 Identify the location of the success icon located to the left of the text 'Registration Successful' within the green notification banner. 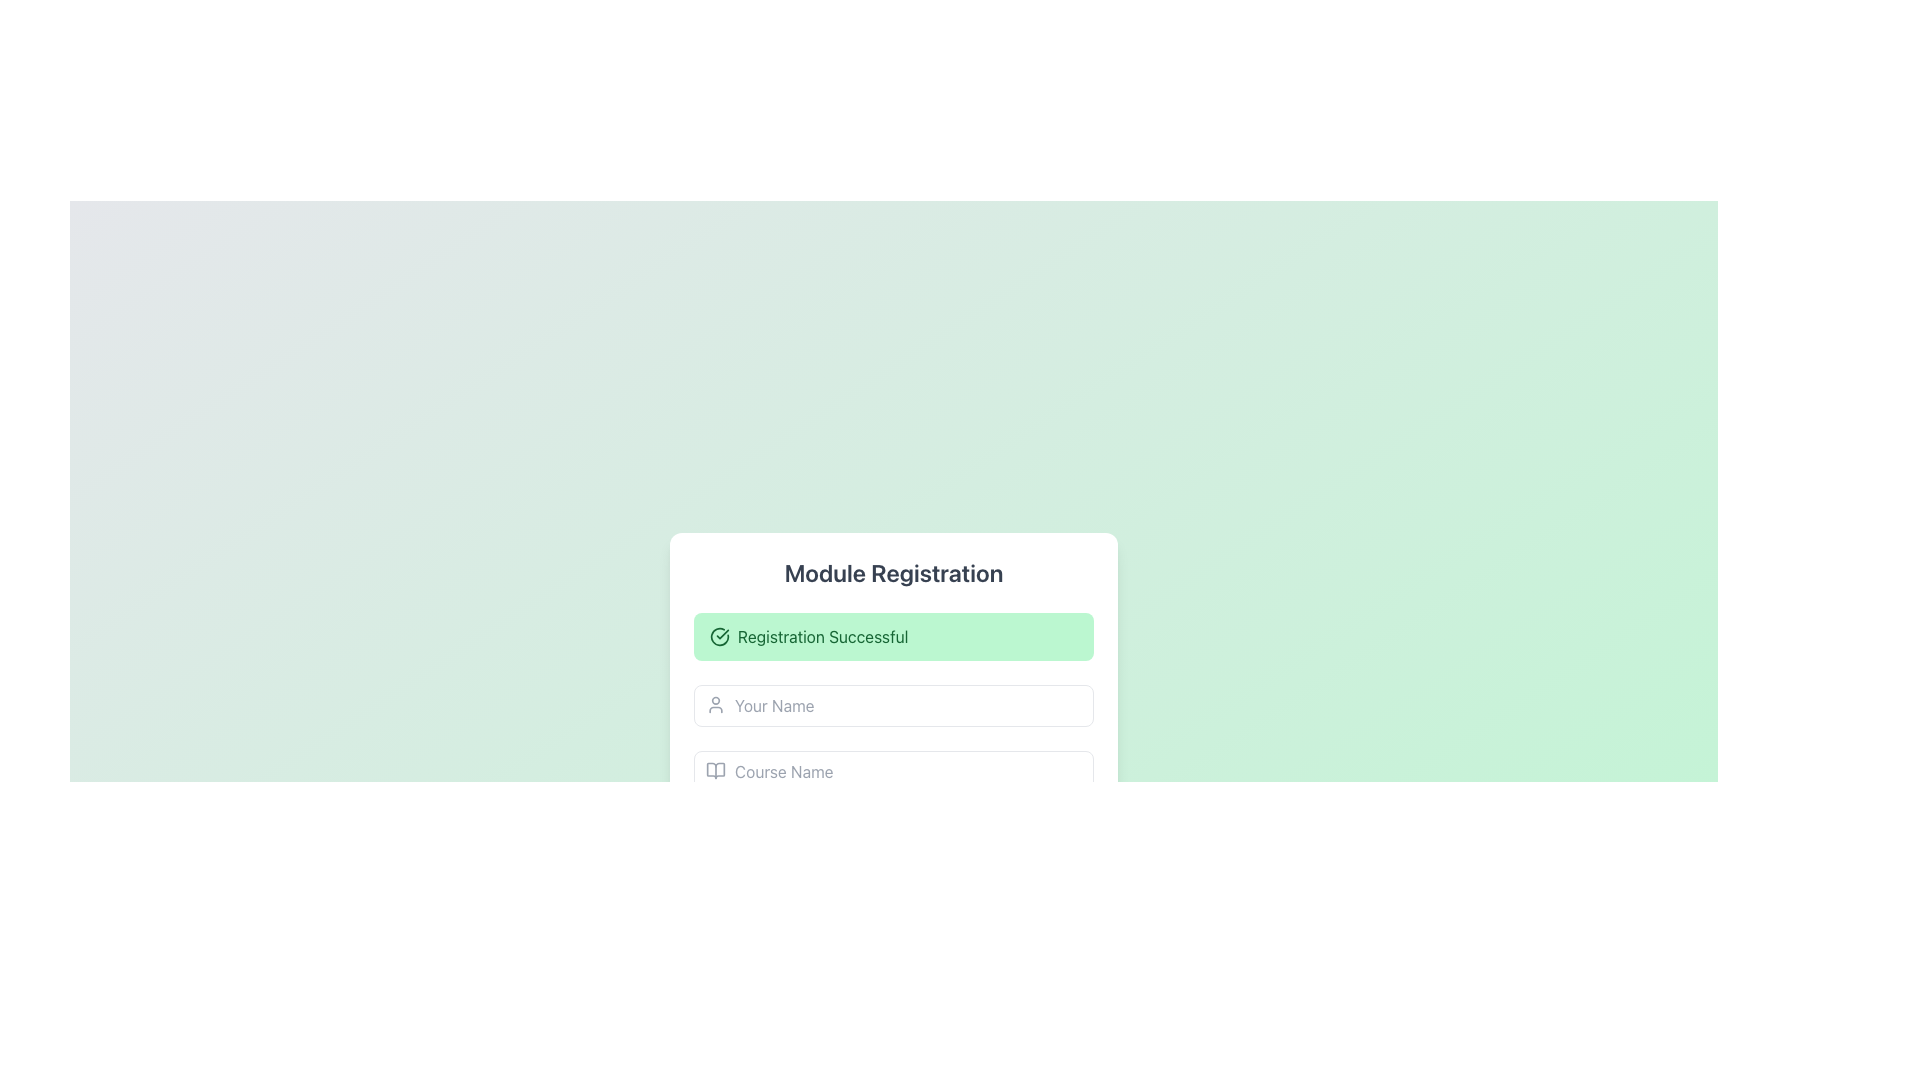
(720, 636).